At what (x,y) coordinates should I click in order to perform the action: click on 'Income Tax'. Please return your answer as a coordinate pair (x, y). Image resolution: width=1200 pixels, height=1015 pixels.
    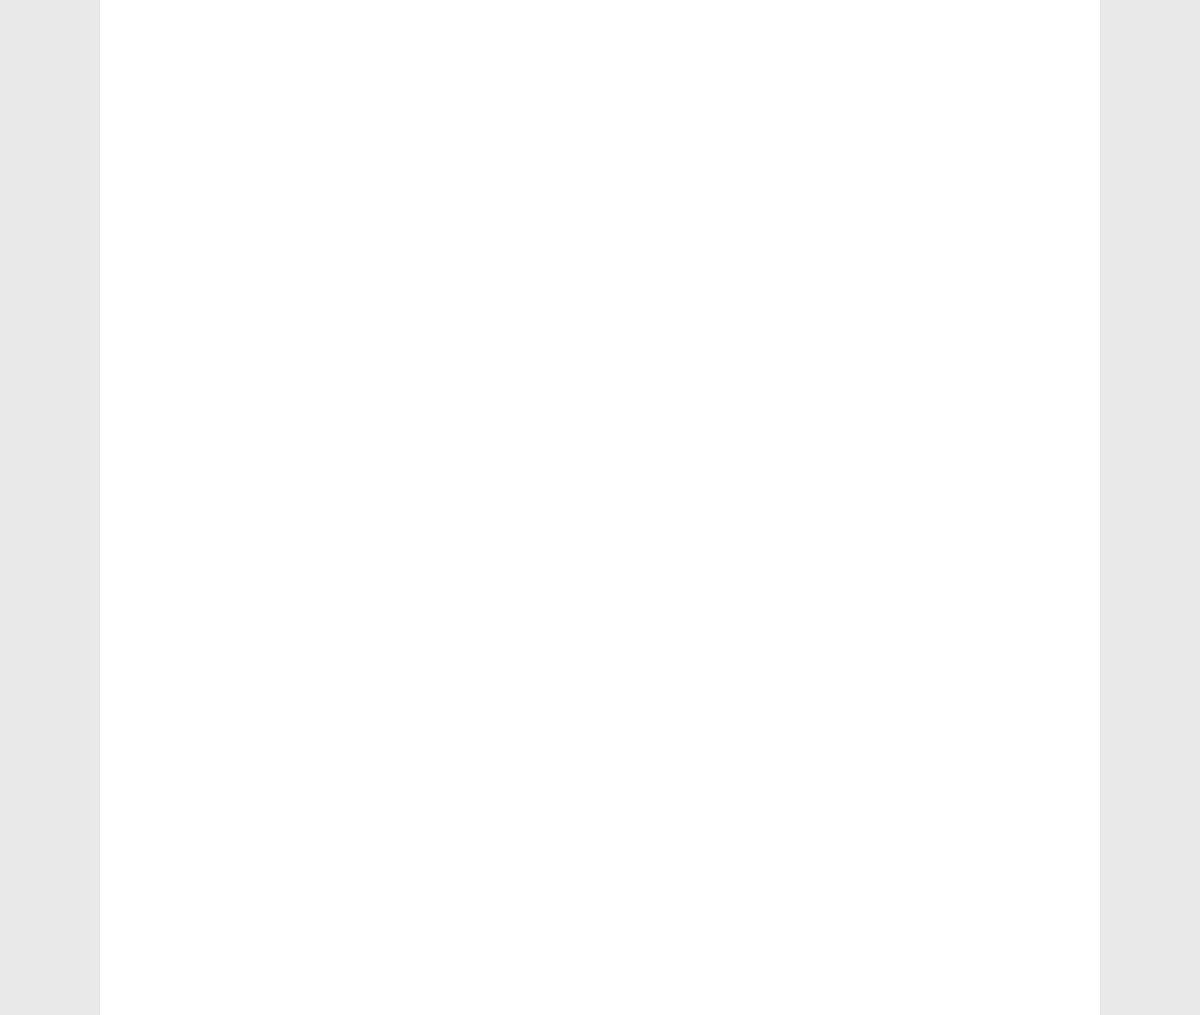
    Looking at the image, I should click on (189, 107).